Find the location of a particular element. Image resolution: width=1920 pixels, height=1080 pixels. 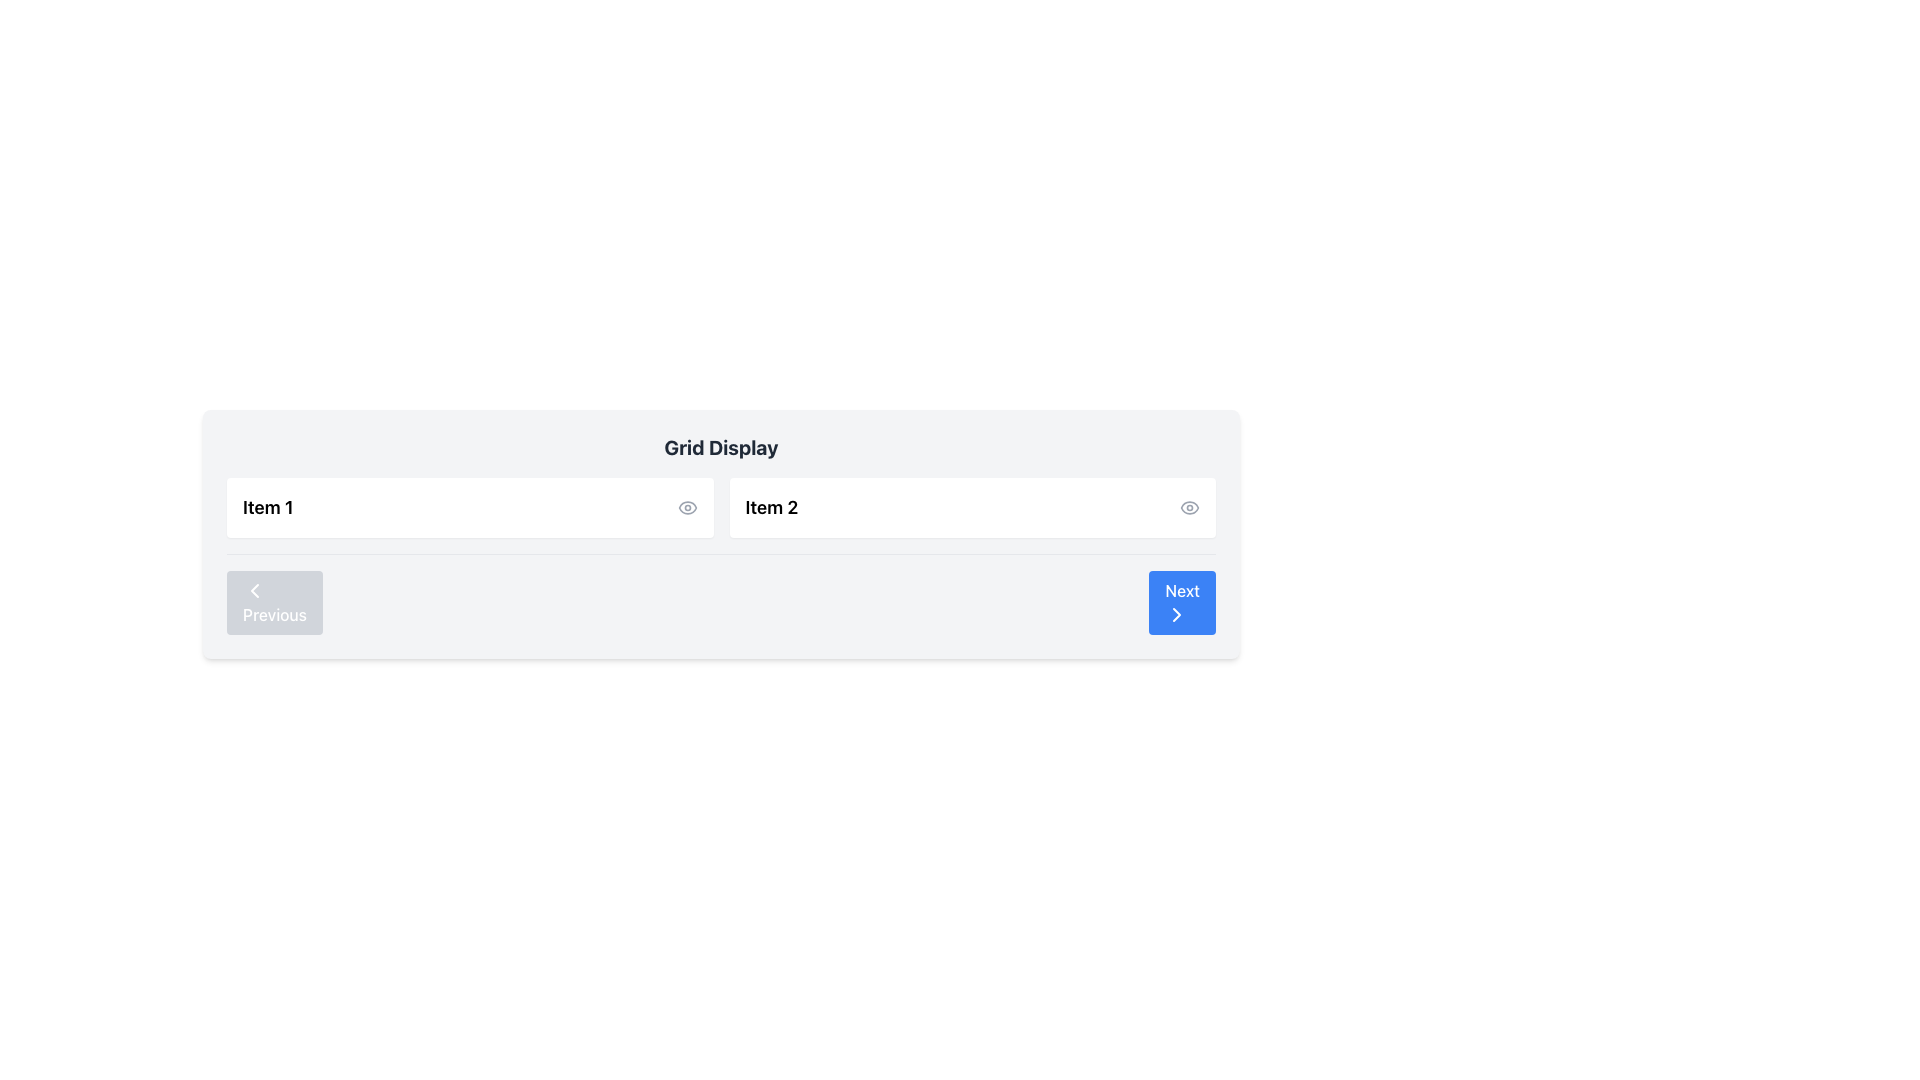

the icon button located to the far-right of the 'Item 2' text to change its color is located at coordinates (1190, 507).